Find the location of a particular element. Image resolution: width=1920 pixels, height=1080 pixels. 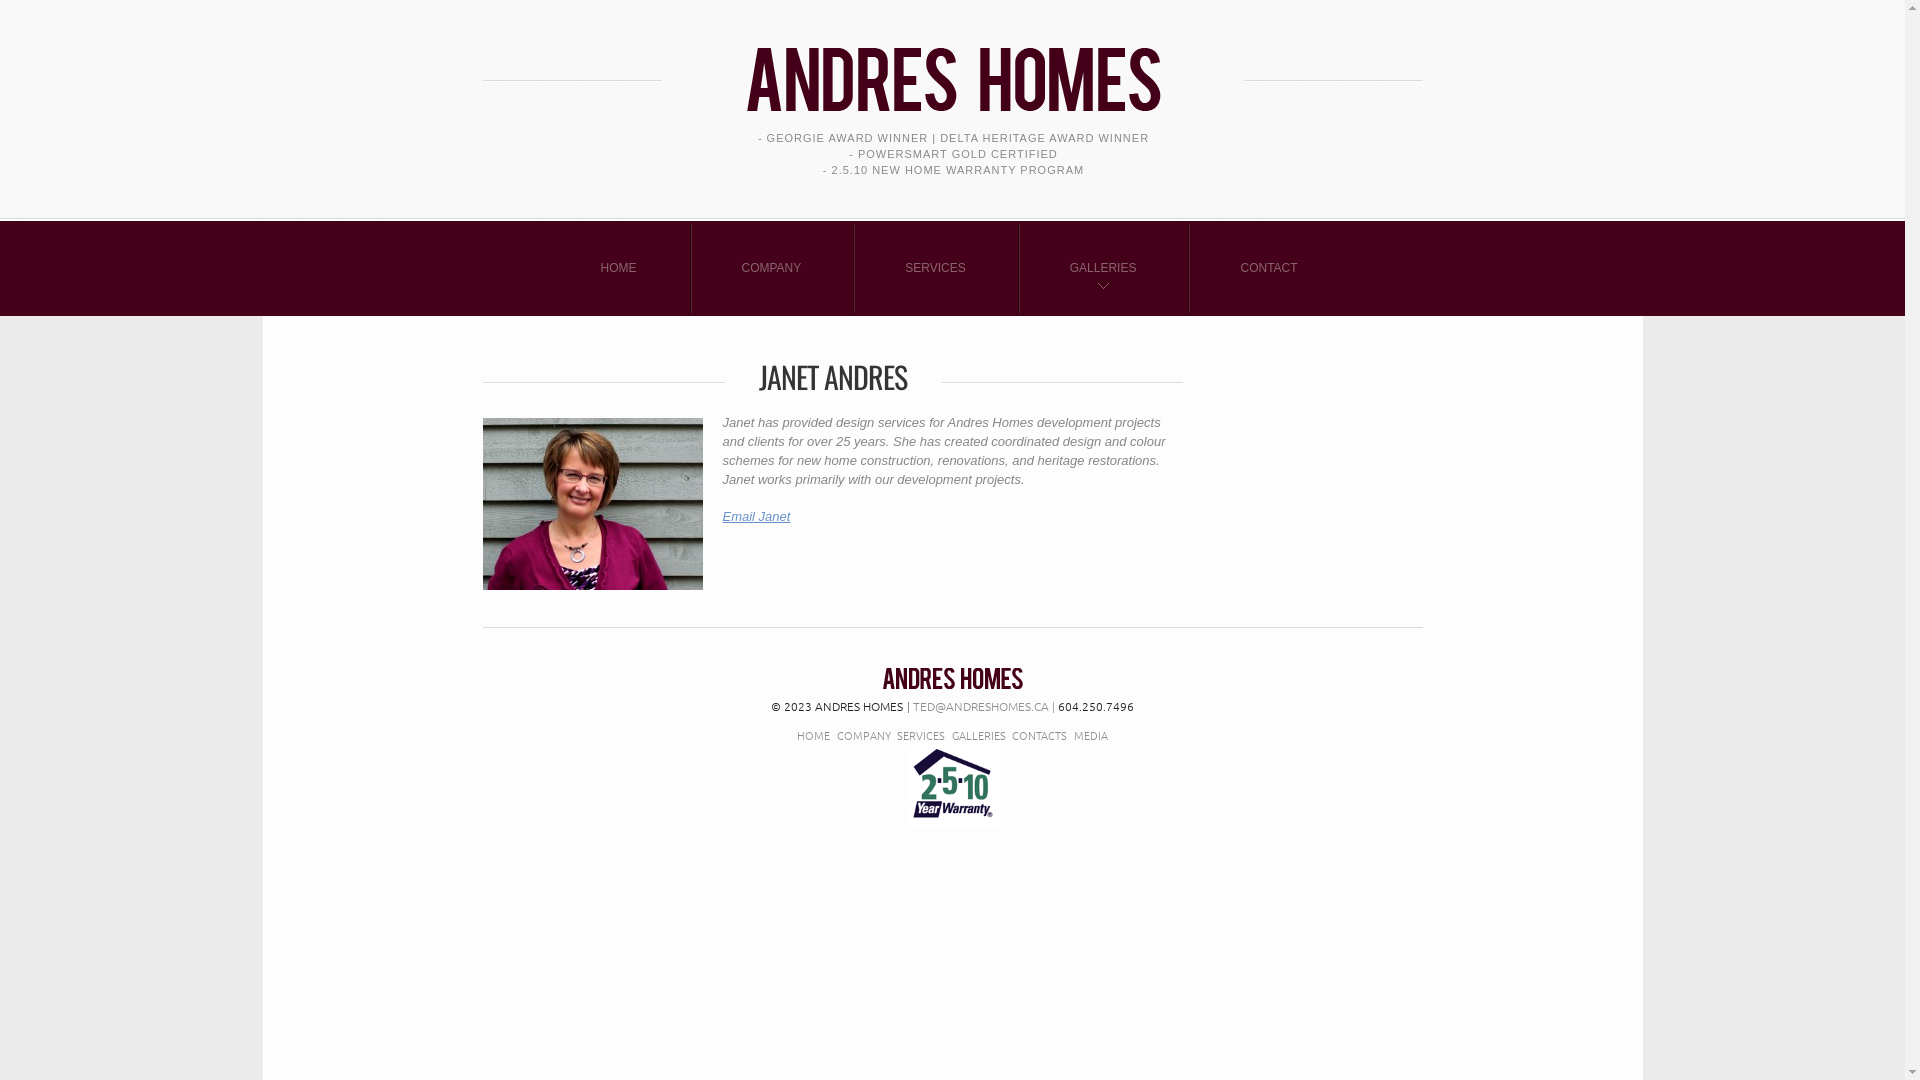

'HOME' is located at coordinates (795, 735).